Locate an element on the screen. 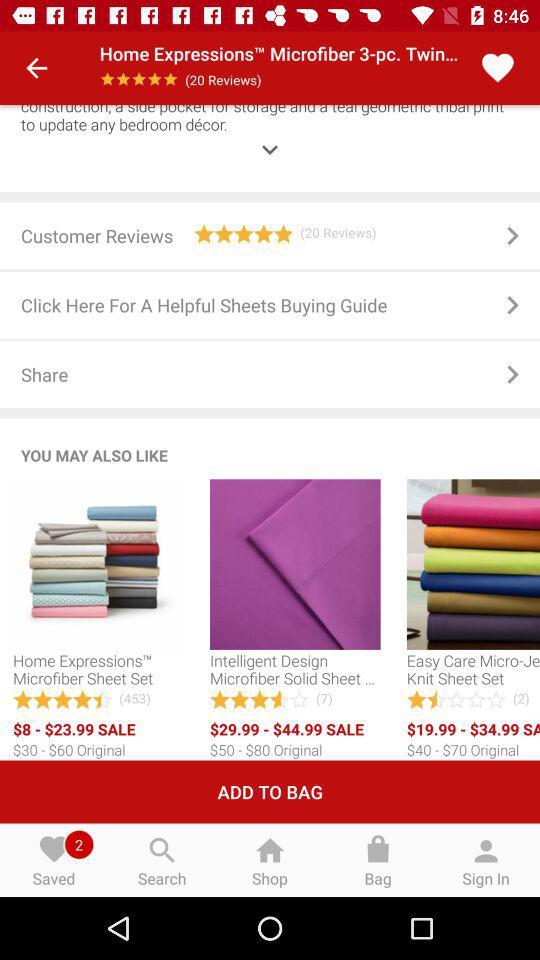 The image size is (540, 960). the item next to the home expressions microfiber icon is located at coordinates (36, 68).